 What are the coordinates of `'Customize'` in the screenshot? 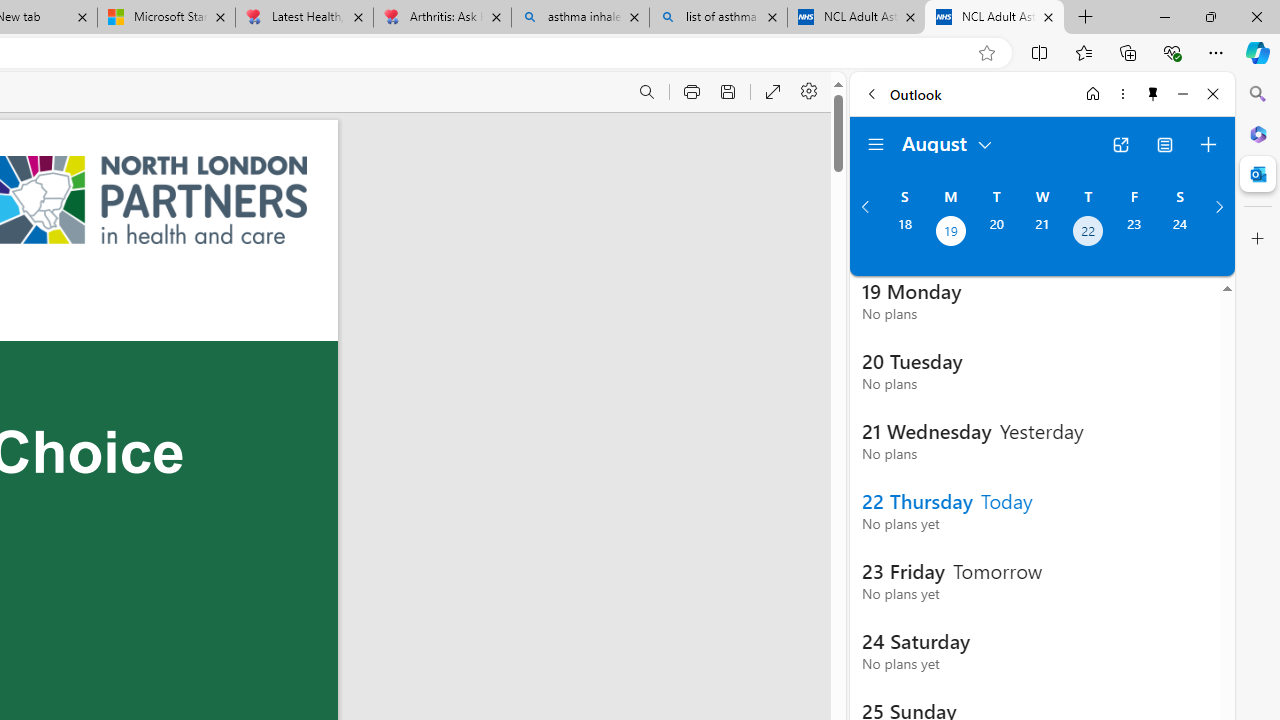 It's located at (1257, 238).